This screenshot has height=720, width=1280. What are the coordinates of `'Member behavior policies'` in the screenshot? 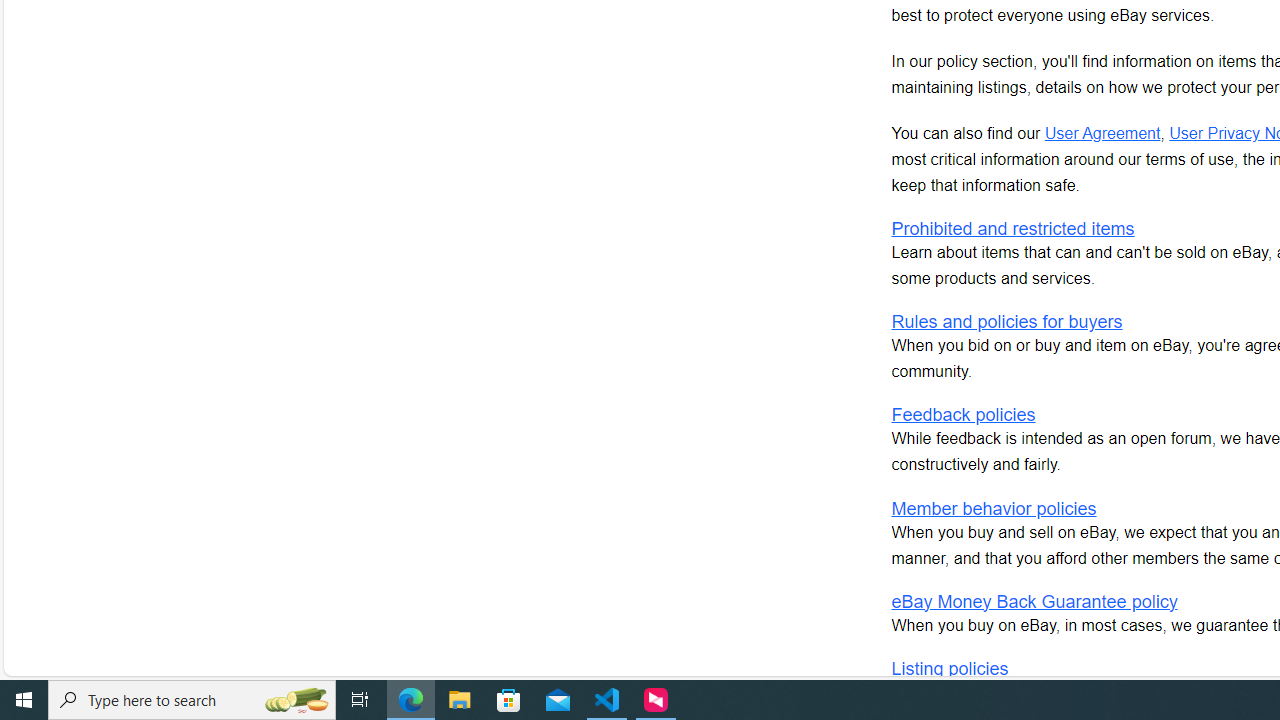 It's located at (993, 507).